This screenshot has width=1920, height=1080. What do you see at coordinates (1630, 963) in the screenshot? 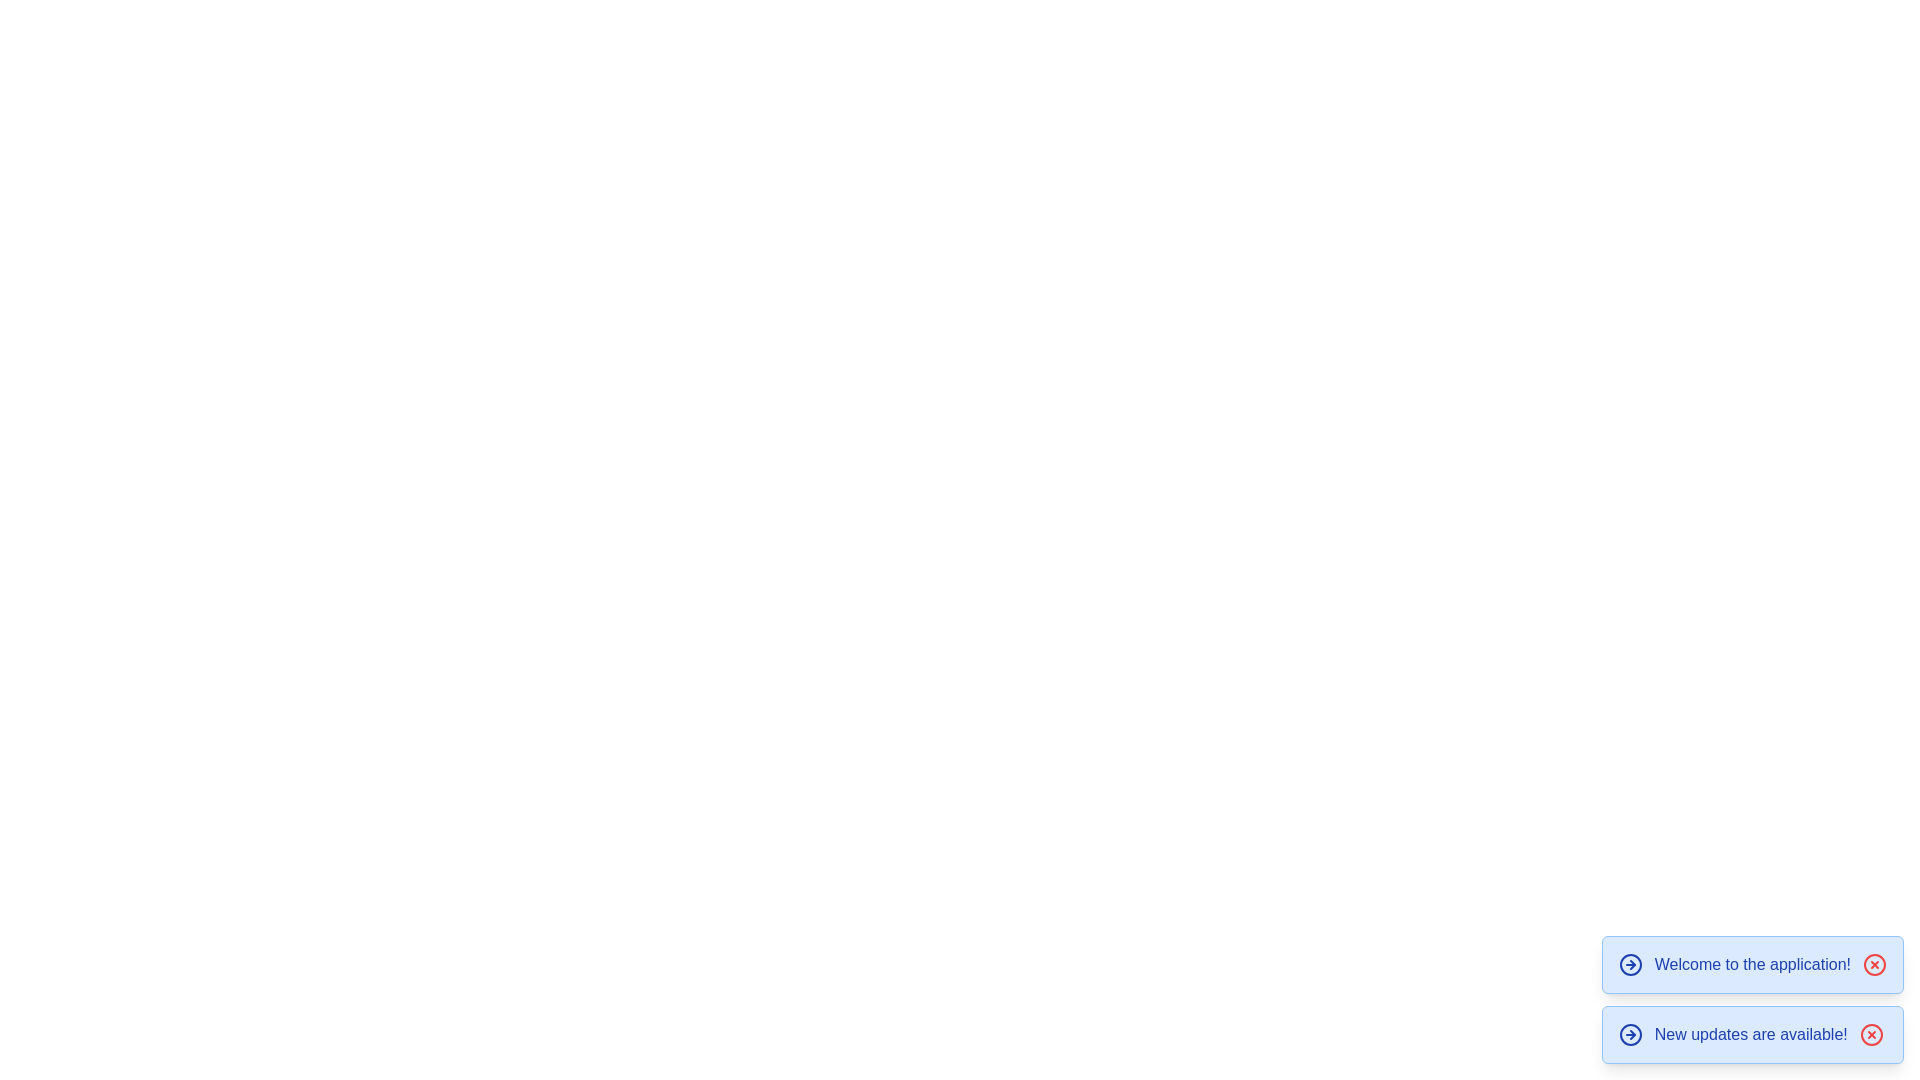
I see `the icon located at the leftmost edge of the notification box displaying 'Welcome to the application!', signaling forward navigation` at bounding box center [1630, 963].